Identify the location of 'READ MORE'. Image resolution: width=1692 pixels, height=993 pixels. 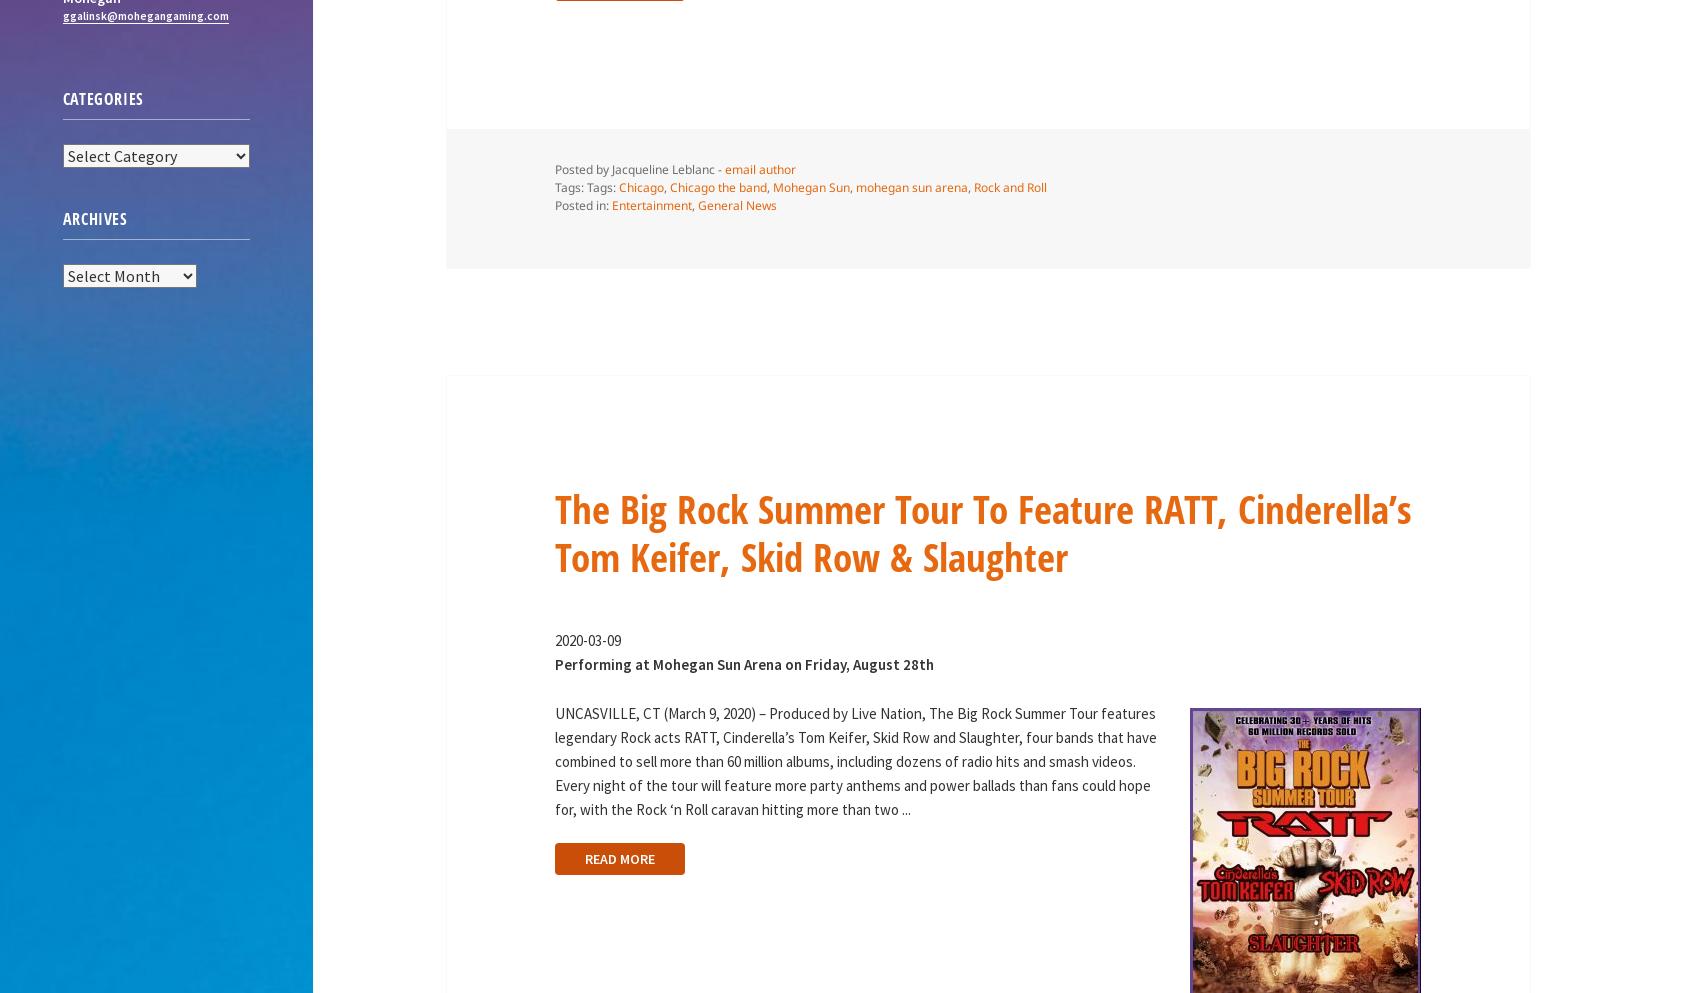
(583, 858).